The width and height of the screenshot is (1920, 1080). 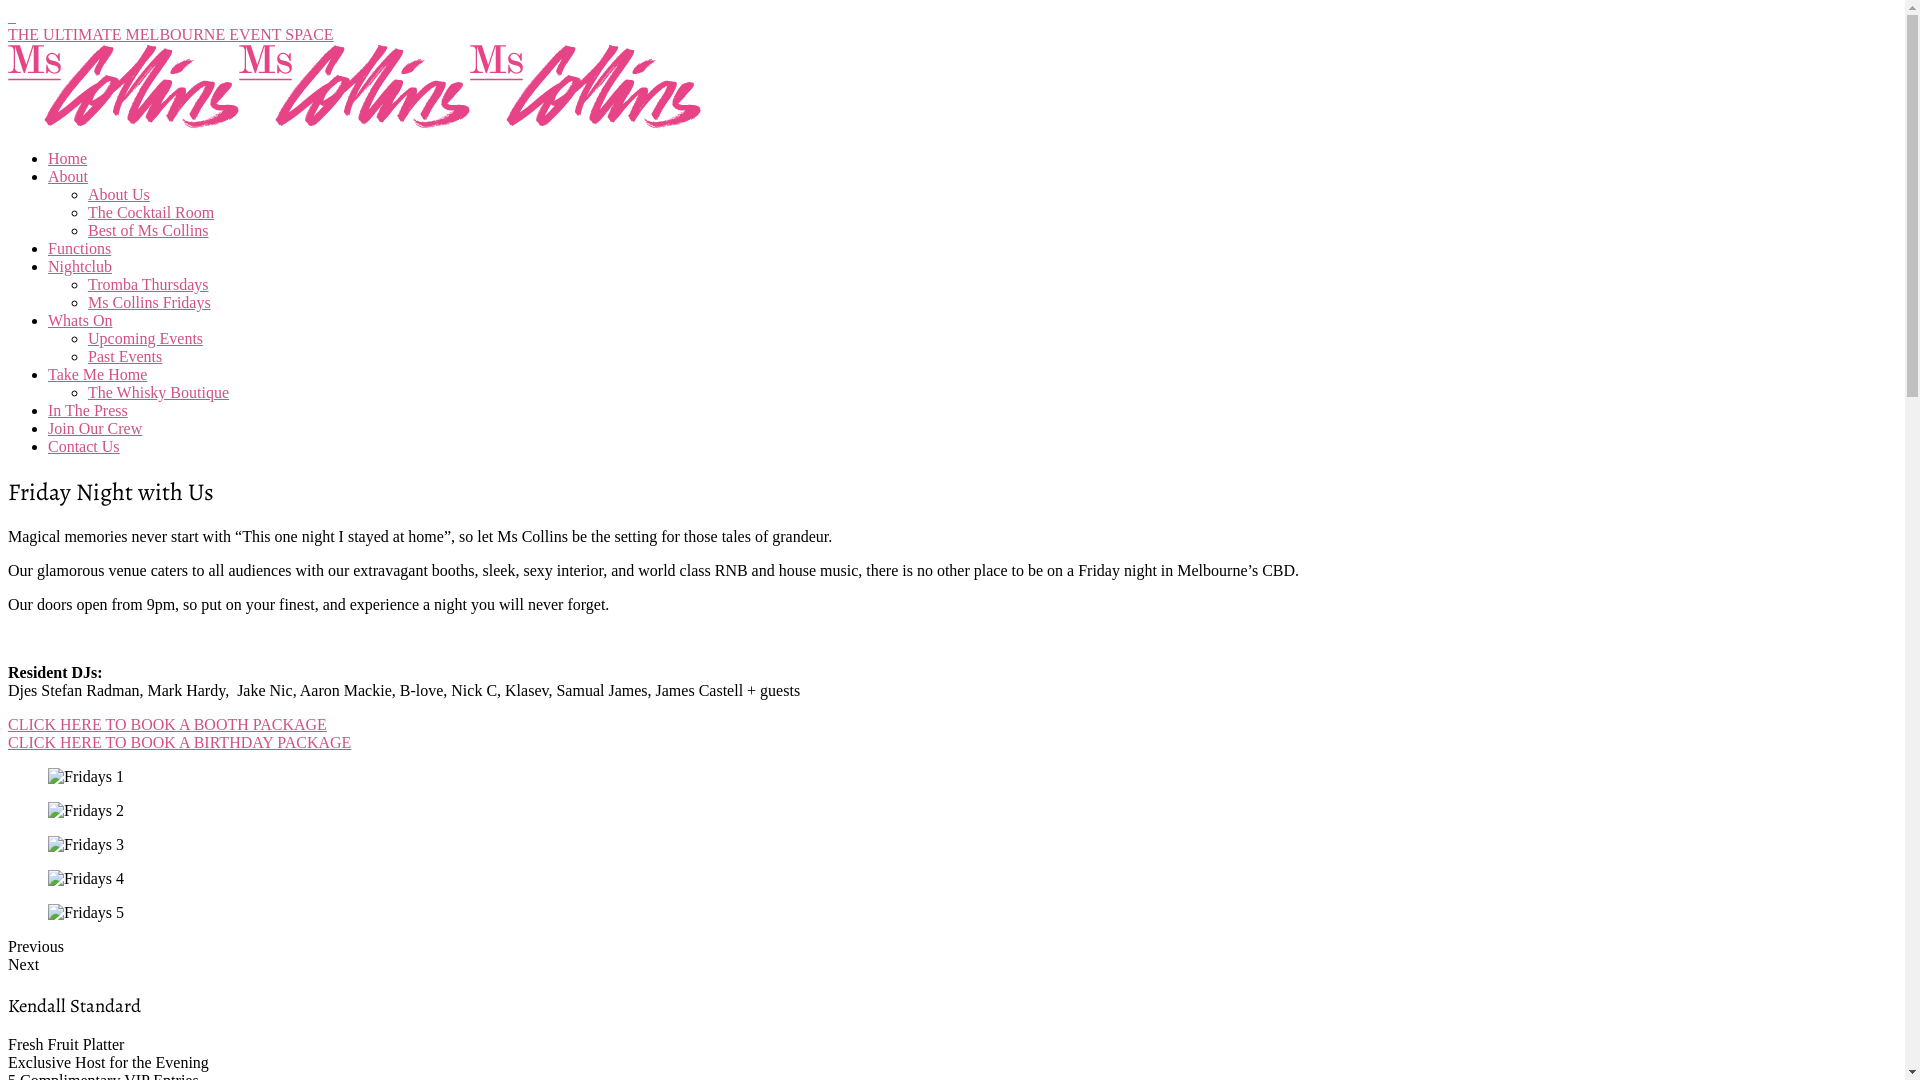 I want to click on 'Ms Collins Fridays', so click(x=148, y=302).